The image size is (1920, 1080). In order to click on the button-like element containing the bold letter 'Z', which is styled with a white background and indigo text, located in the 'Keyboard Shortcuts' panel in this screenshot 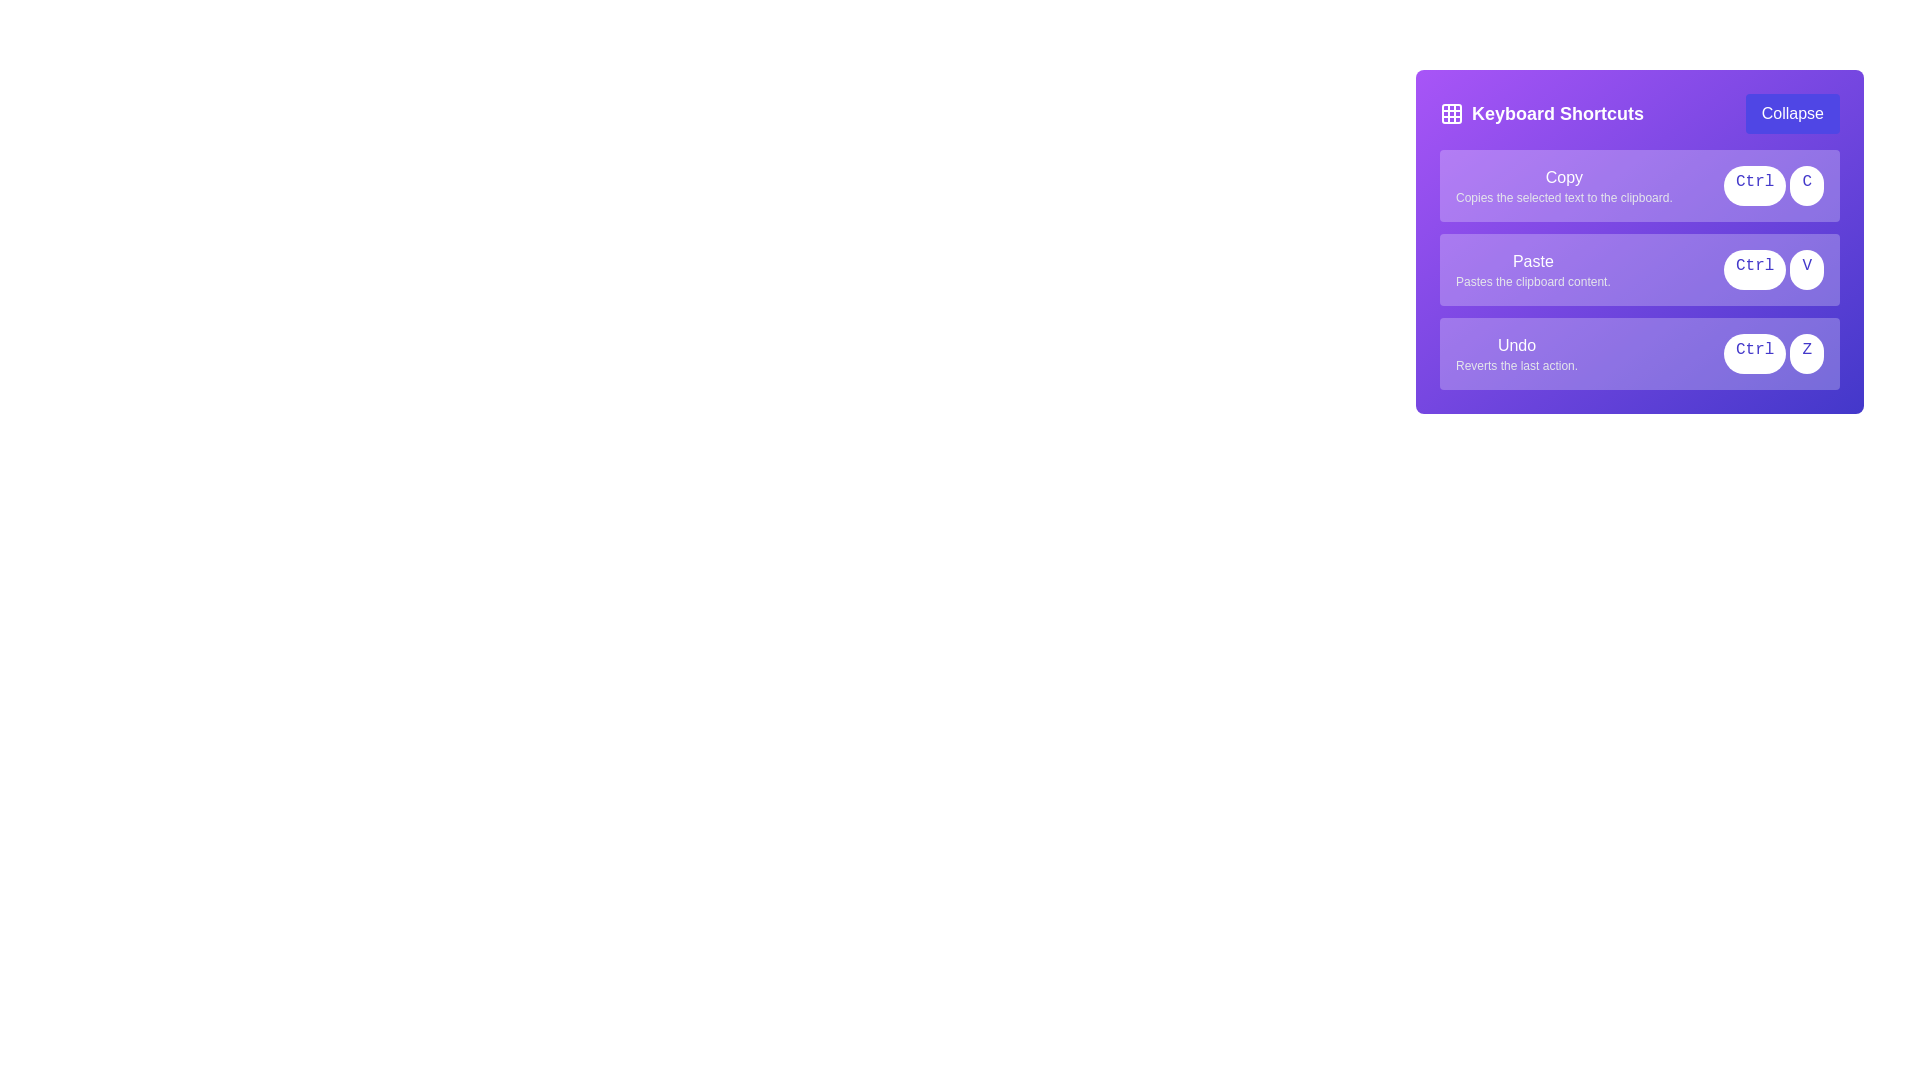, I will do `click(1807, 353)`.